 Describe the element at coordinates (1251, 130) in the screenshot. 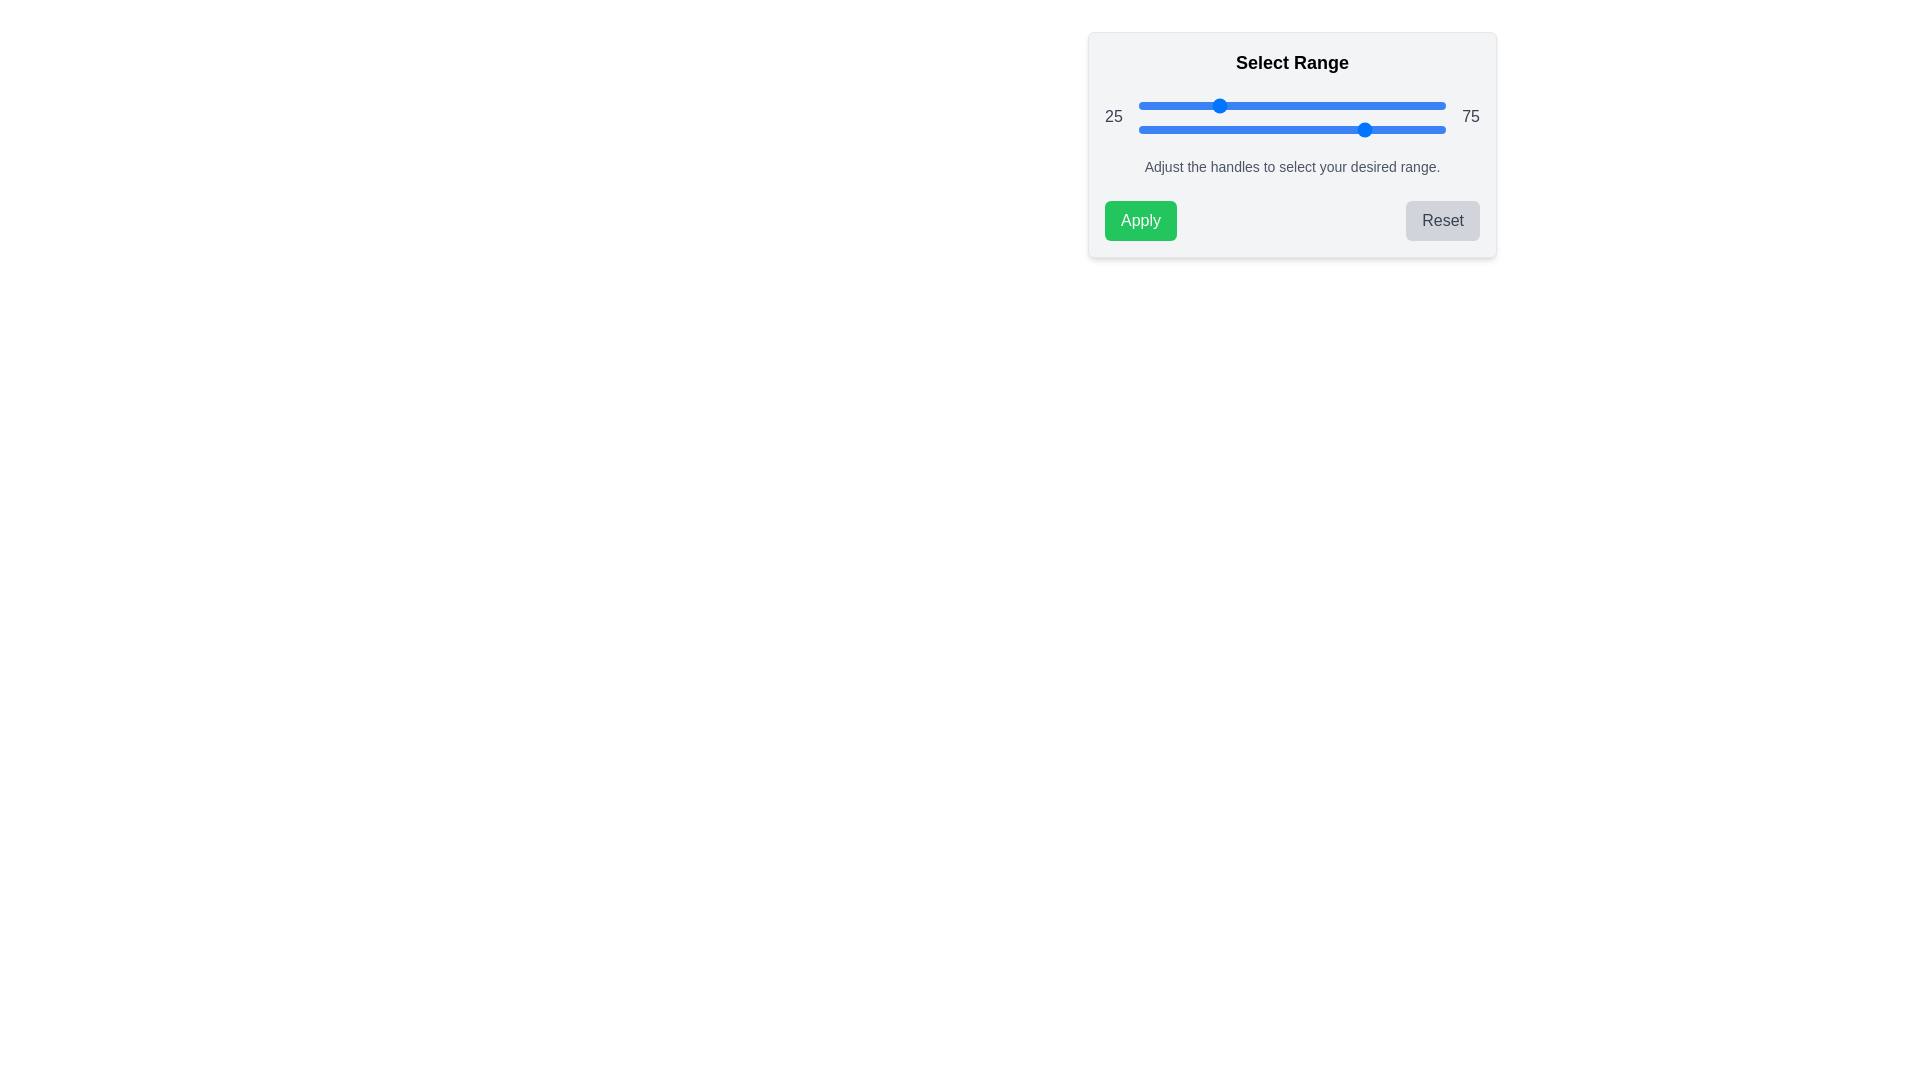

I see `the slider value` at that location.